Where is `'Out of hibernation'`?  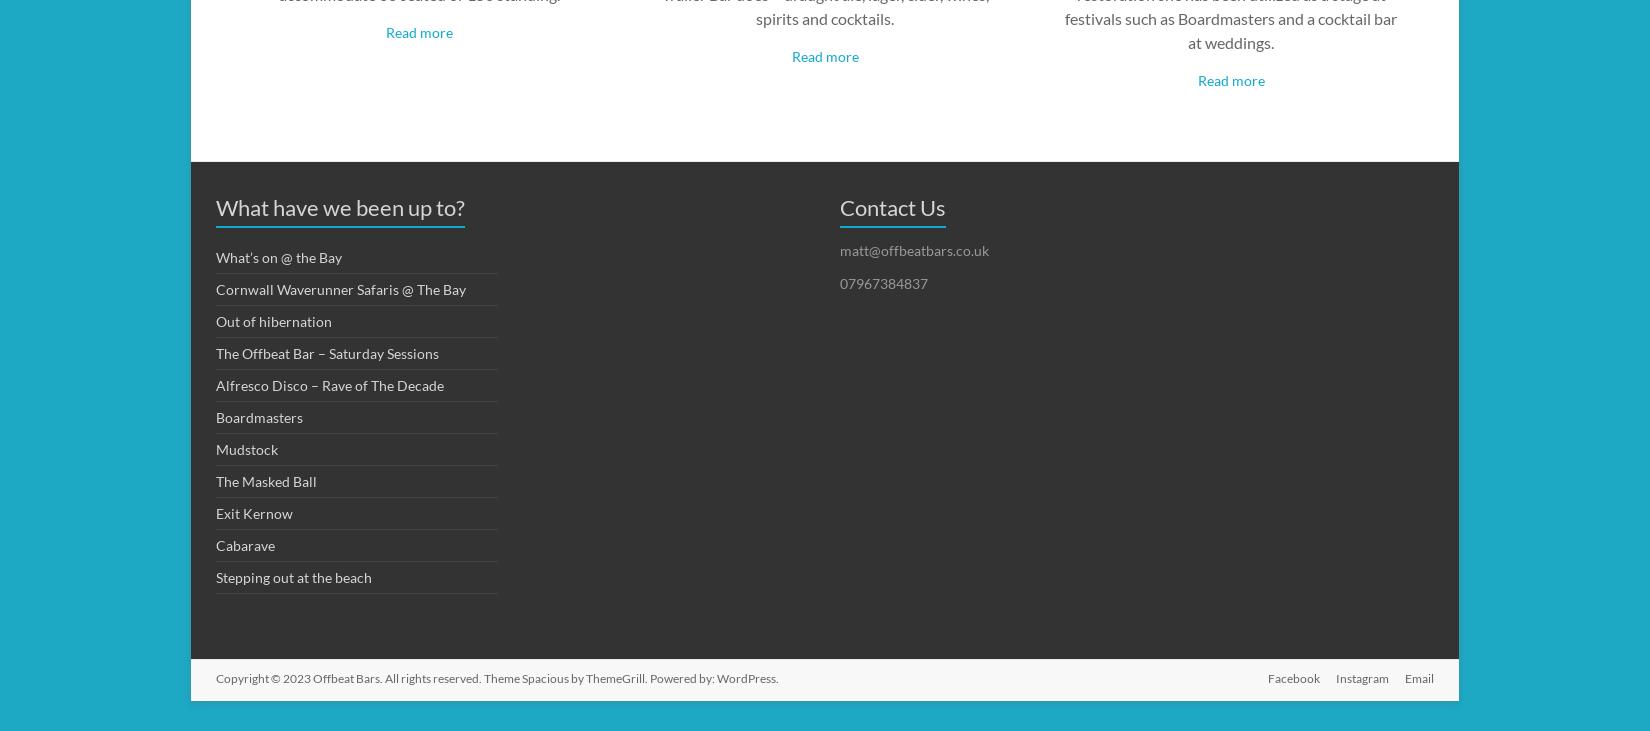 'Out of hibernation' is located at coordinates (215, 319).